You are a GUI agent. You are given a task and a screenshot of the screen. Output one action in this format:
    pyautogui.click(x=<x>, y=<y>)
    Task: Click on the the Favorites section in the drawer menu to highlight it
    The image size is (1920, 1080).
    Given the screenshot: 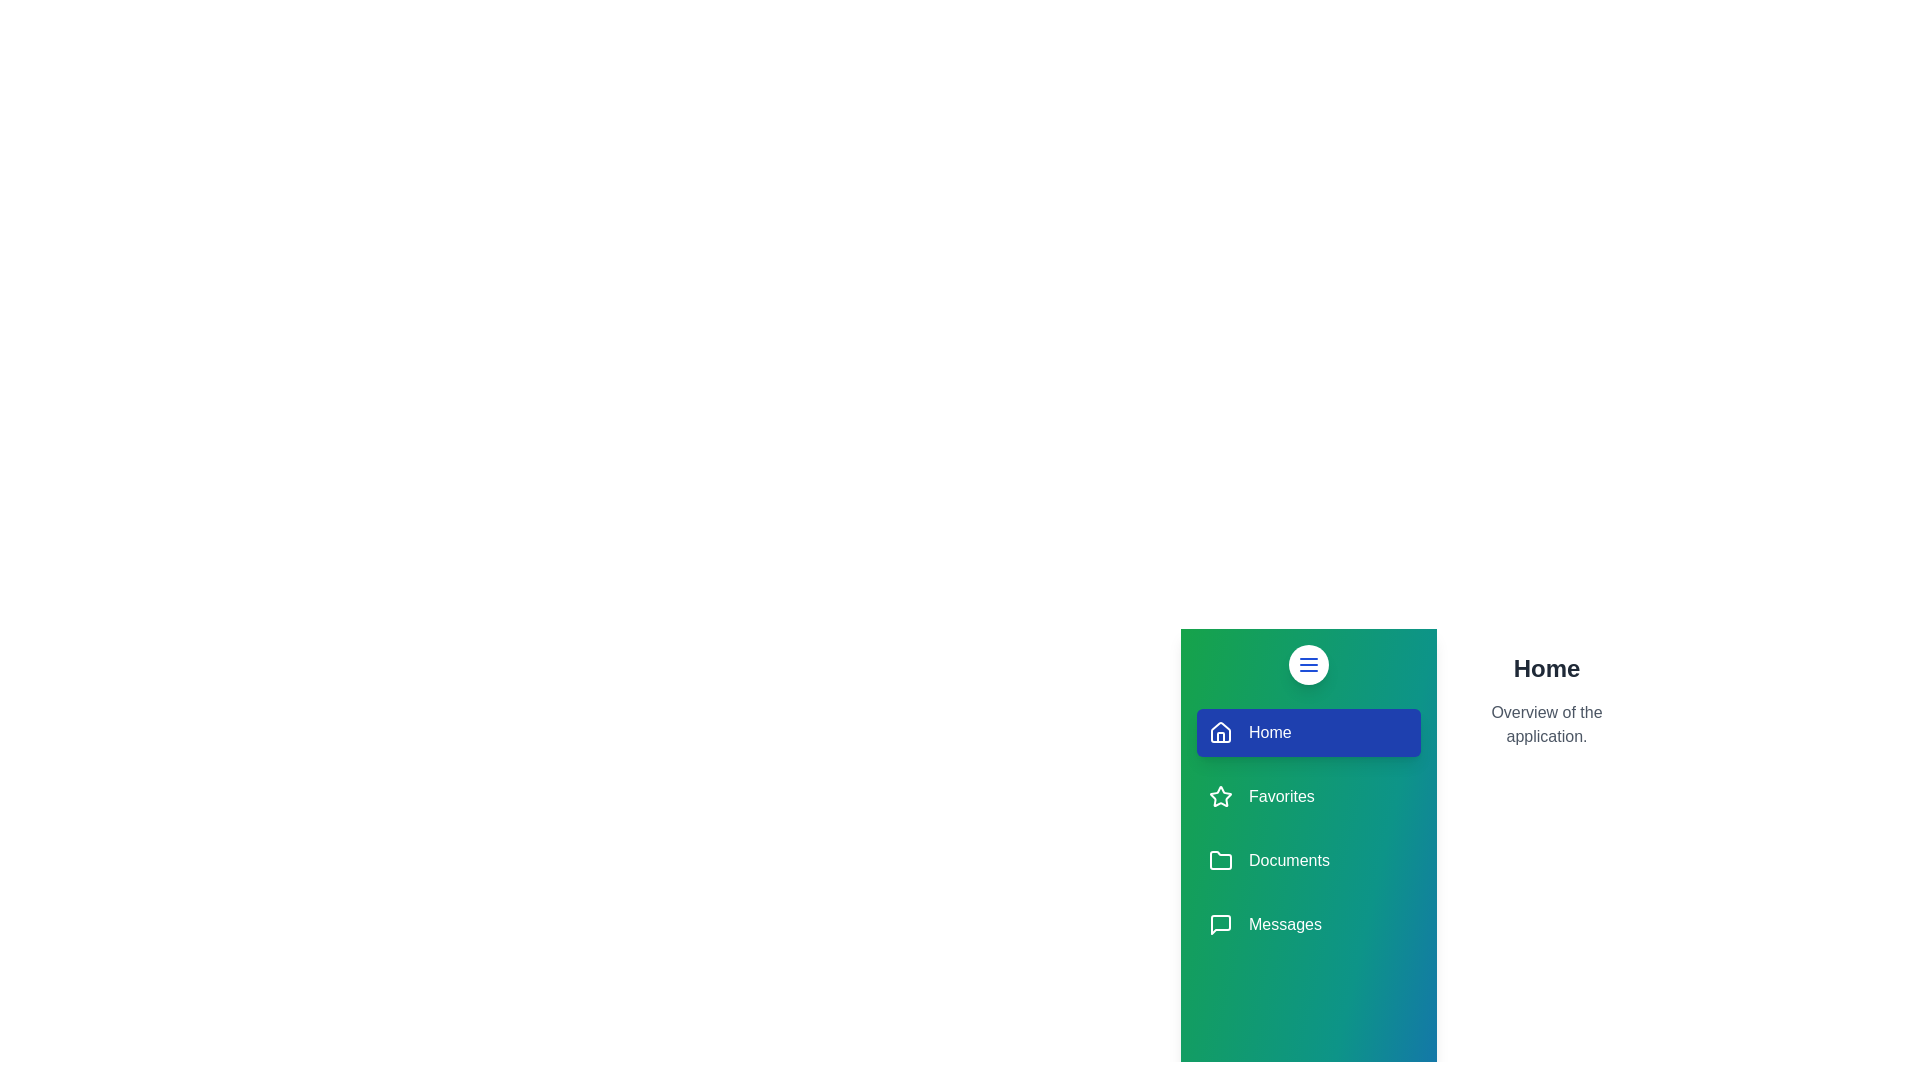 What is the action you would take?
    pyautogui.click(x=1309, y=796)
    